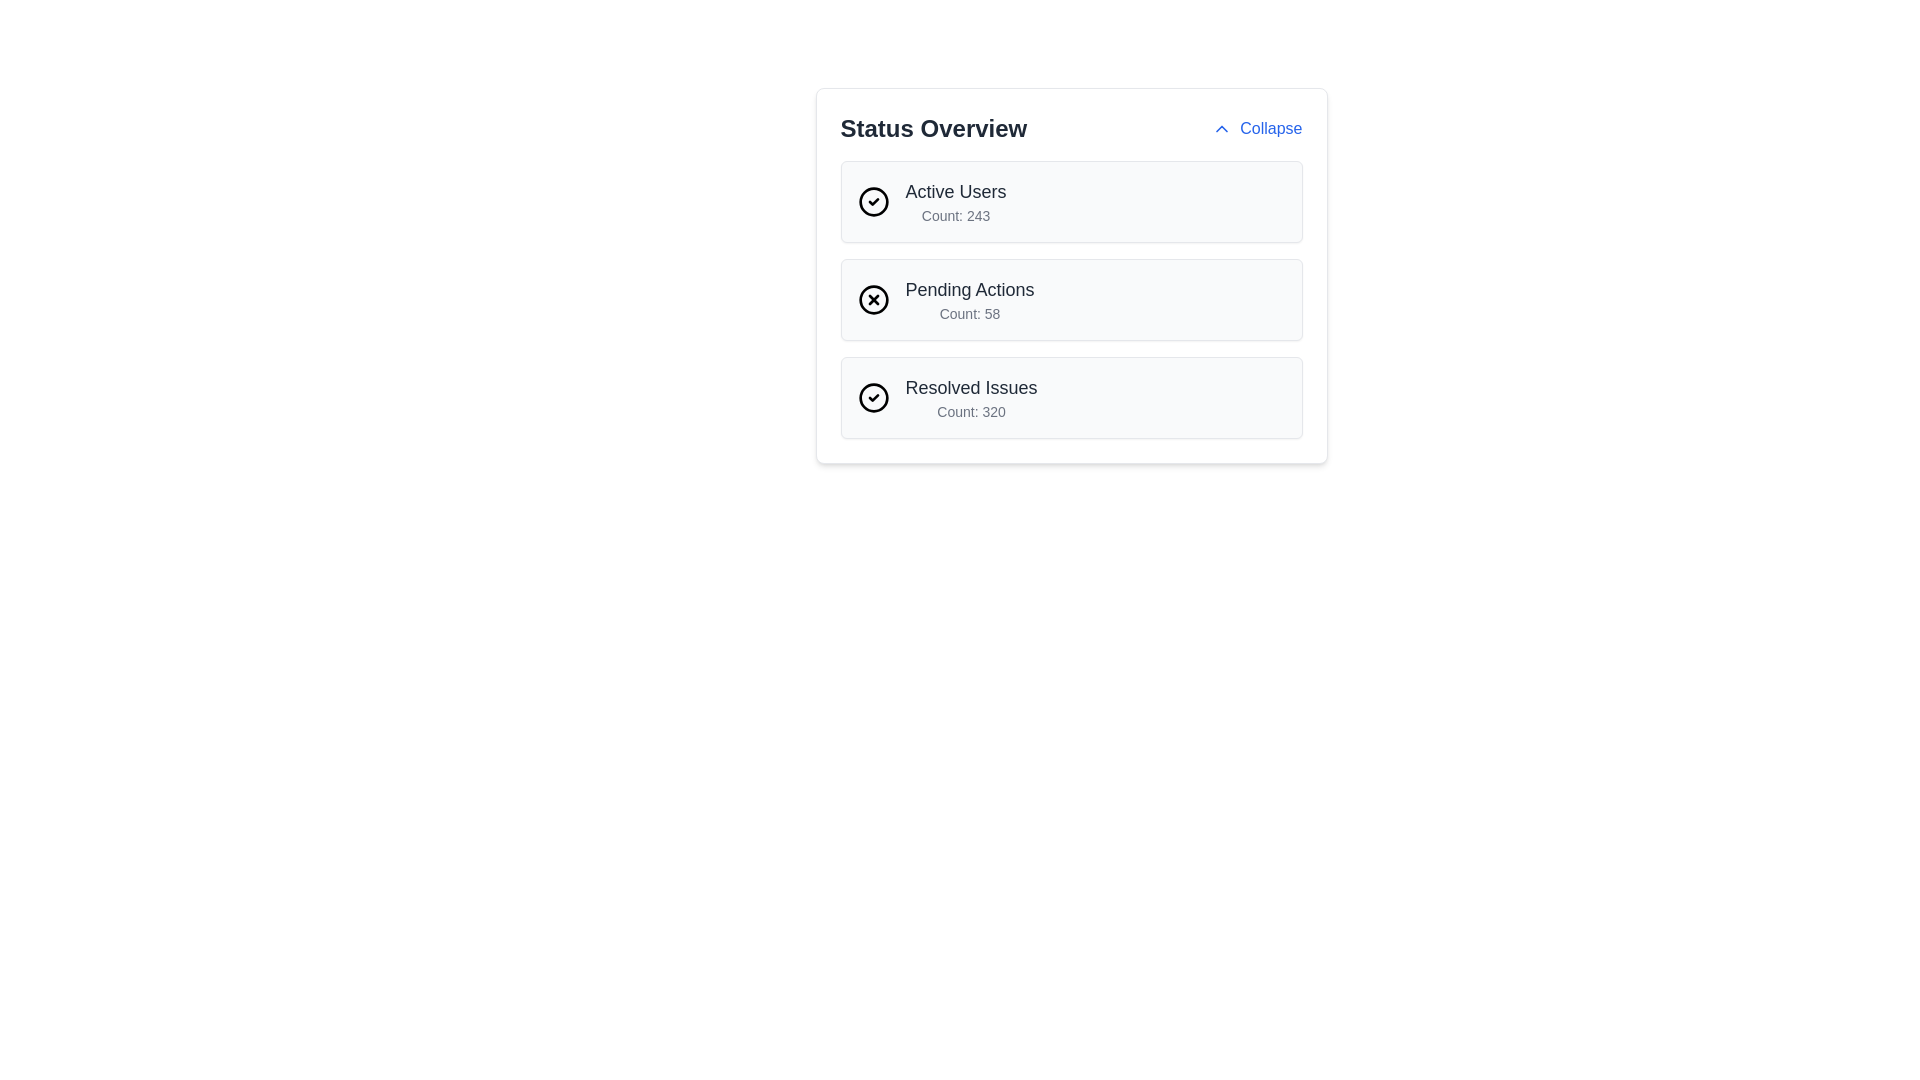 This screenshot has height=1080, width=1920. What do you see at coordinates (1070, 300) in the screenshot?
I see `additional details of the 'Pending Actions' informational card, which features a light gray background, dark gray text stating 'Pending Actions', and a count of '58' in lighter gray text` at bounding box center [1070, 300].